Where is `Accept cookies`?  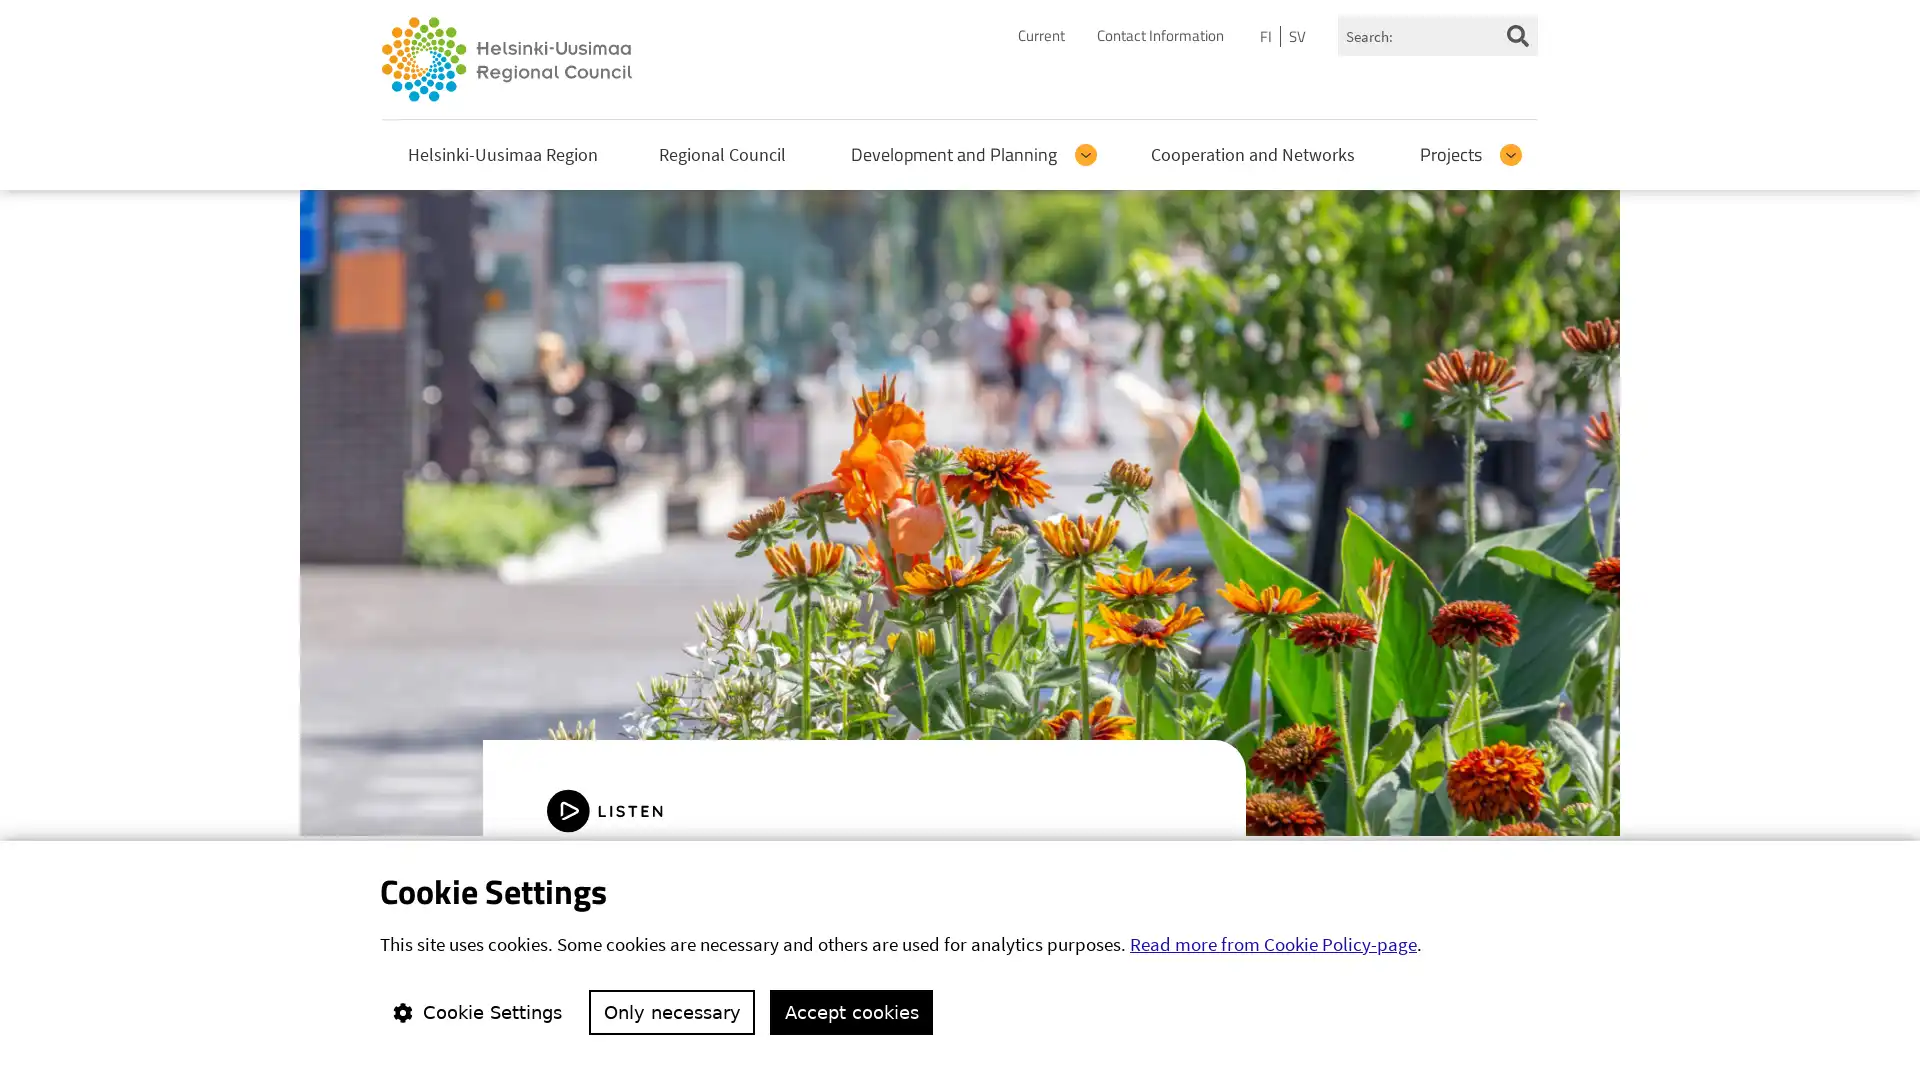
Accept cookies is located at coordinates (851, 1012).